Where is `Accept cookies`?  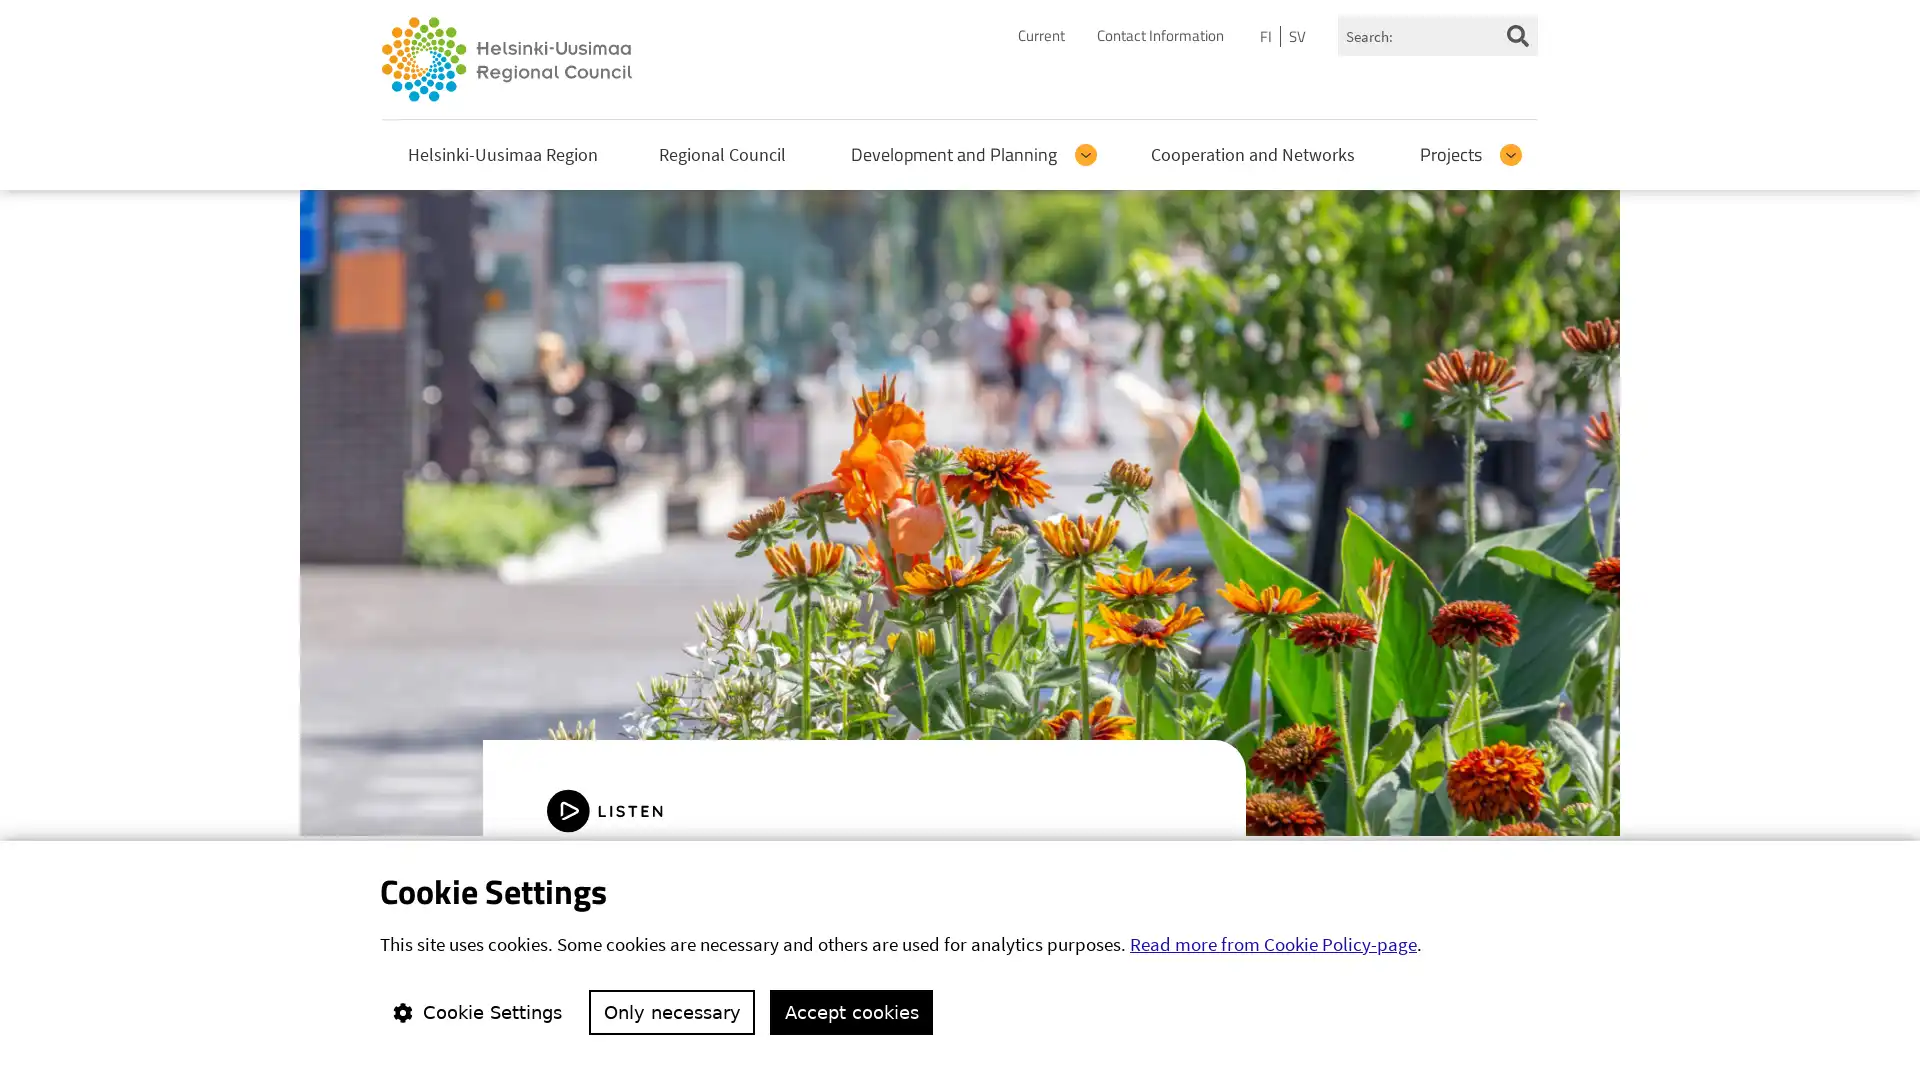
Accept cookies is located at coordinates (851, 1012).